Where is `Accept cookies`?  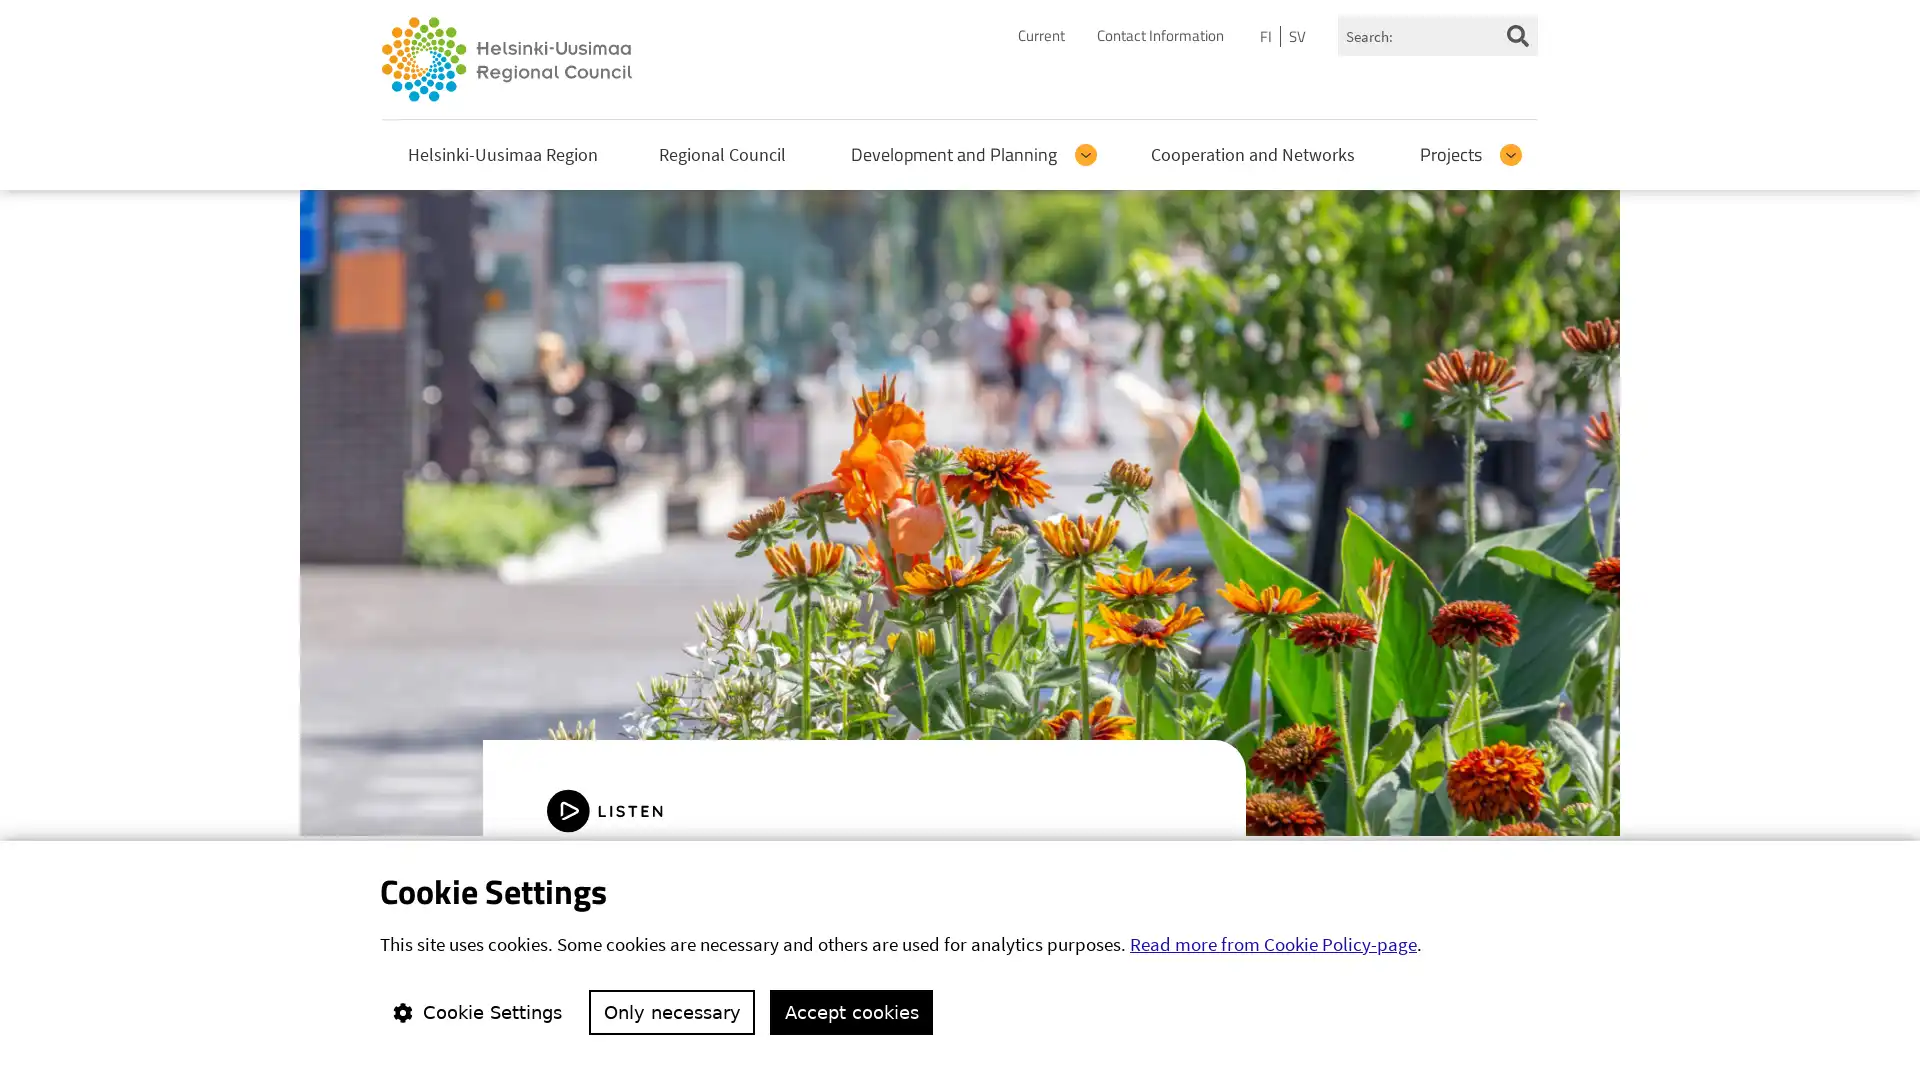
Accept cookies is located at coordinates (851, 1012).